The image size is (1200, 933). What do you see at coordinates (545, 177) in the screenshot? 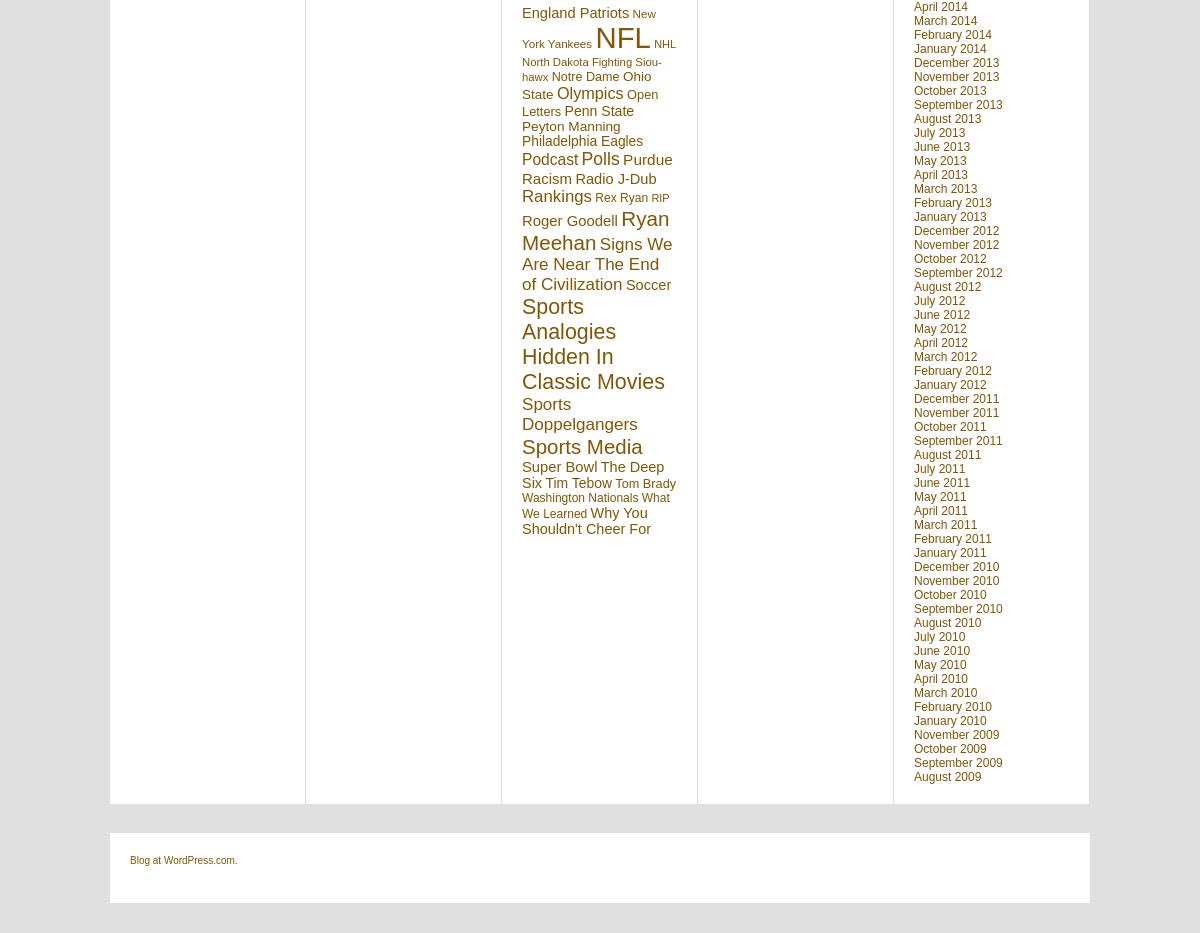
I see `'Racism'` at bounding box center [545, 177].